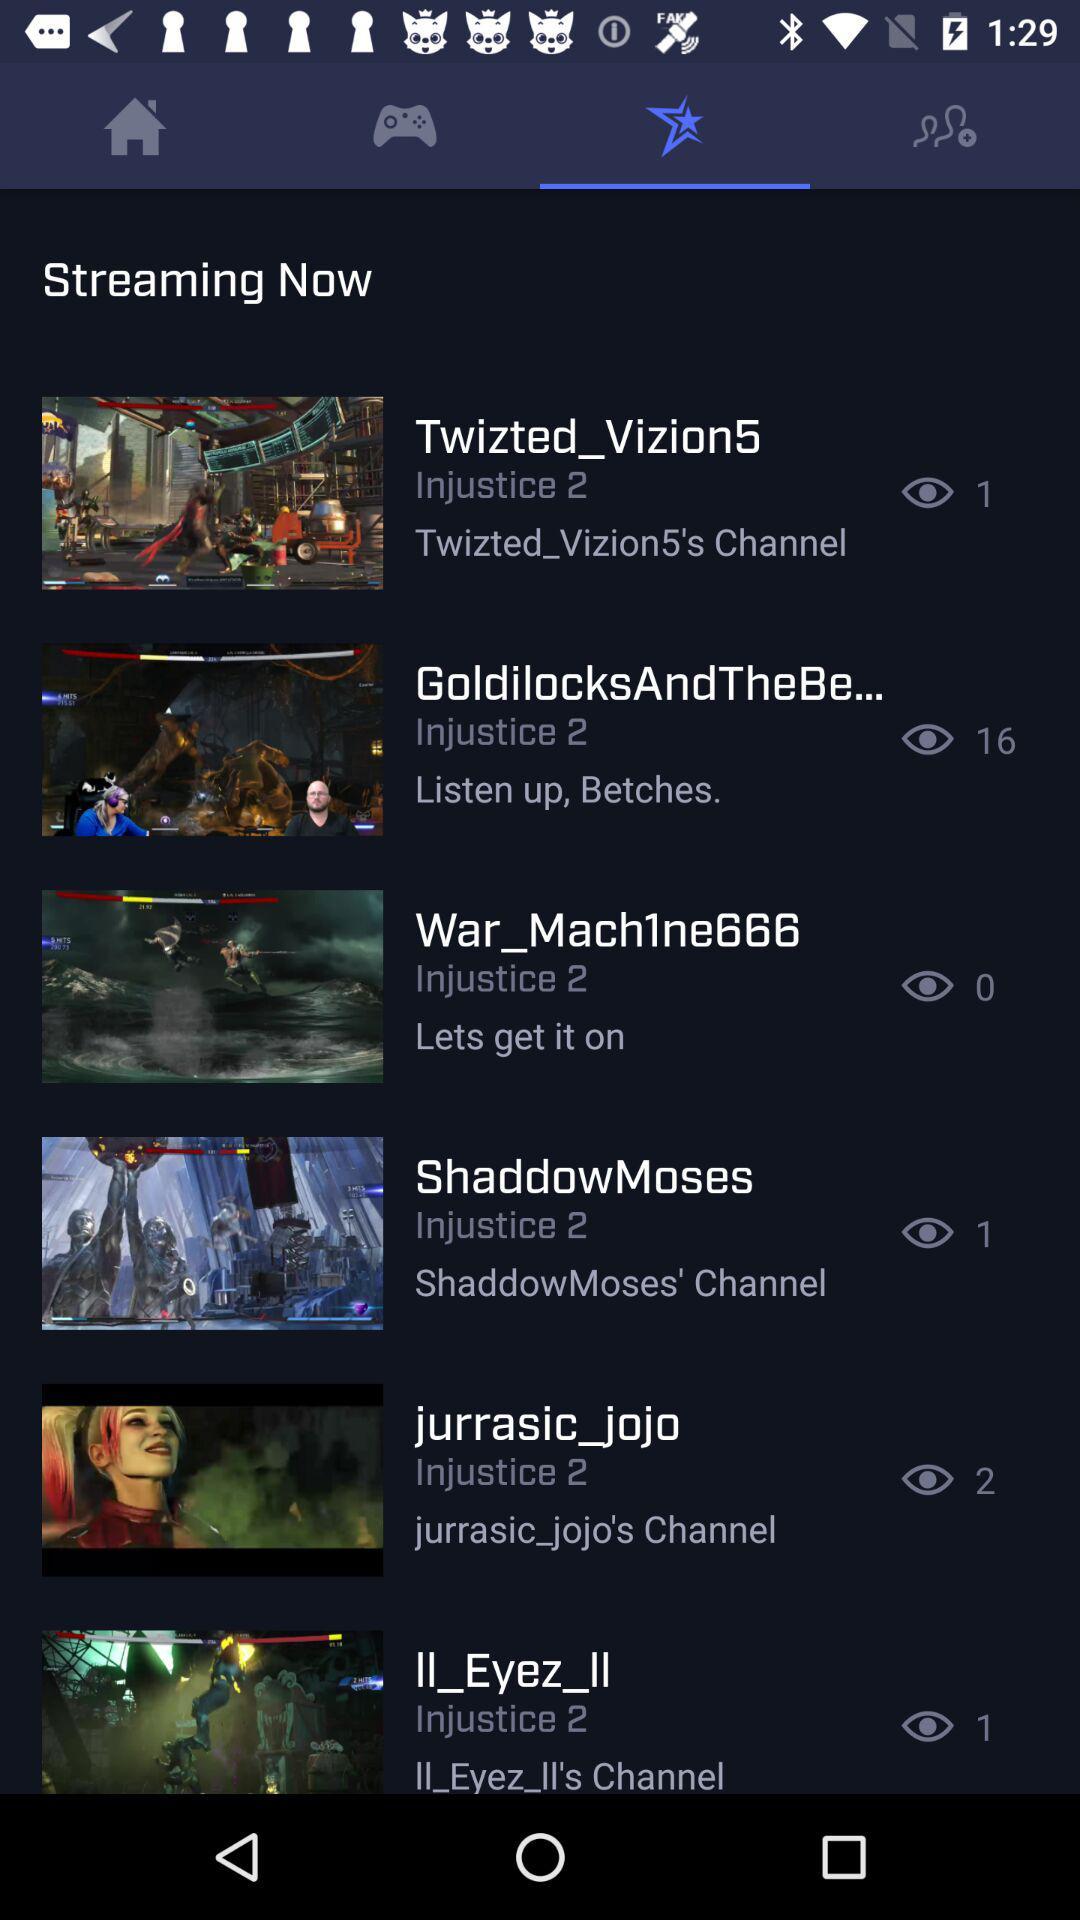 Image resolution: width=1080 pixels, height=1920 pixels. Describe the element at coordinates (212, 493) in the screenshot. I see `the first image` at that location.